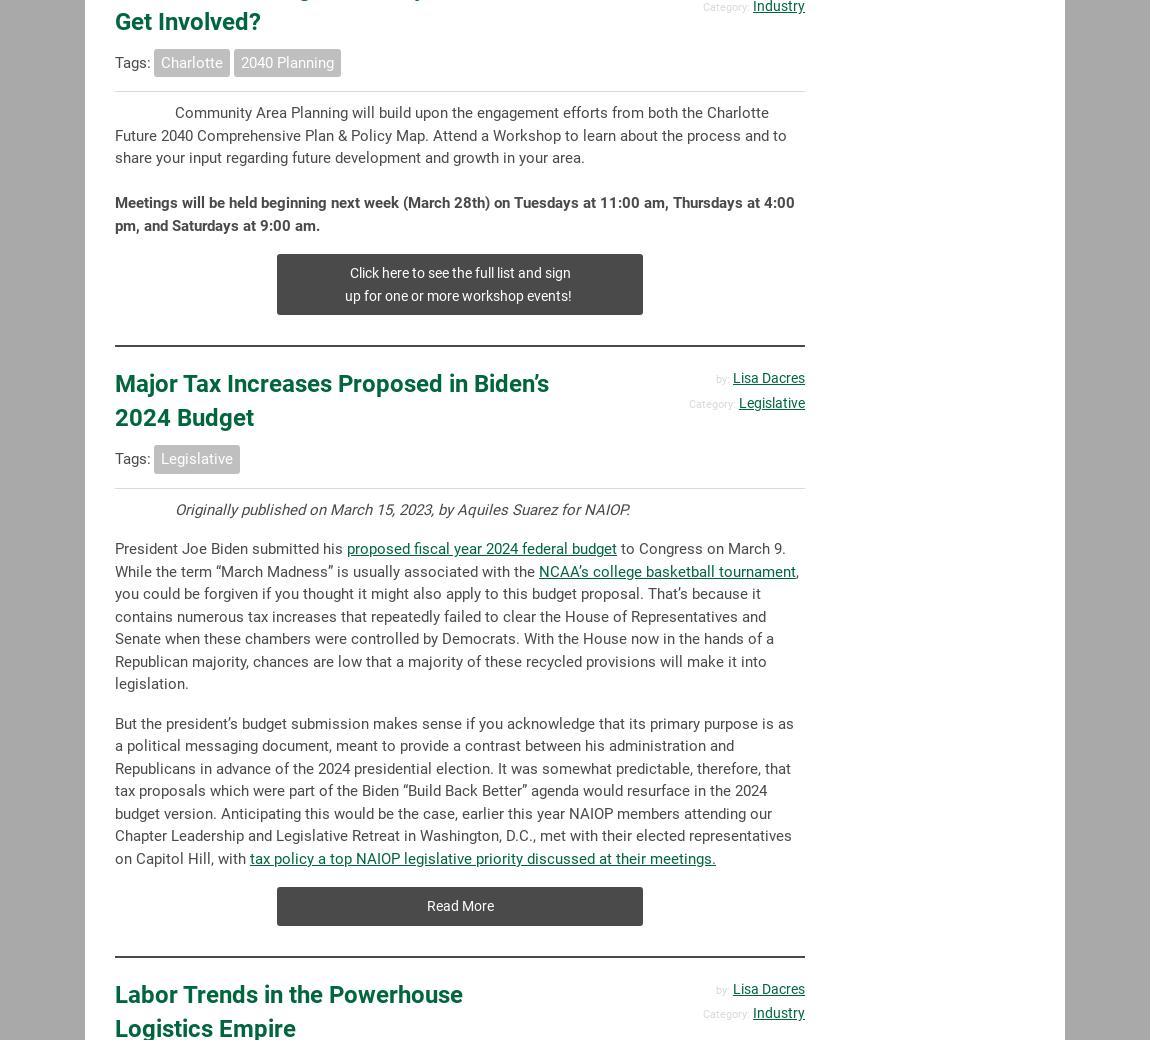 The image size is (1150, 1040). Describe the element at coordinates (455, 214) in the screenshot. I see `'Meetings will be held beginning next week (March 28th) on Tuesdays at 11:00 am, Thursdays at 4:00 pm, and Saturdays at 9:00 am.'` at that location.